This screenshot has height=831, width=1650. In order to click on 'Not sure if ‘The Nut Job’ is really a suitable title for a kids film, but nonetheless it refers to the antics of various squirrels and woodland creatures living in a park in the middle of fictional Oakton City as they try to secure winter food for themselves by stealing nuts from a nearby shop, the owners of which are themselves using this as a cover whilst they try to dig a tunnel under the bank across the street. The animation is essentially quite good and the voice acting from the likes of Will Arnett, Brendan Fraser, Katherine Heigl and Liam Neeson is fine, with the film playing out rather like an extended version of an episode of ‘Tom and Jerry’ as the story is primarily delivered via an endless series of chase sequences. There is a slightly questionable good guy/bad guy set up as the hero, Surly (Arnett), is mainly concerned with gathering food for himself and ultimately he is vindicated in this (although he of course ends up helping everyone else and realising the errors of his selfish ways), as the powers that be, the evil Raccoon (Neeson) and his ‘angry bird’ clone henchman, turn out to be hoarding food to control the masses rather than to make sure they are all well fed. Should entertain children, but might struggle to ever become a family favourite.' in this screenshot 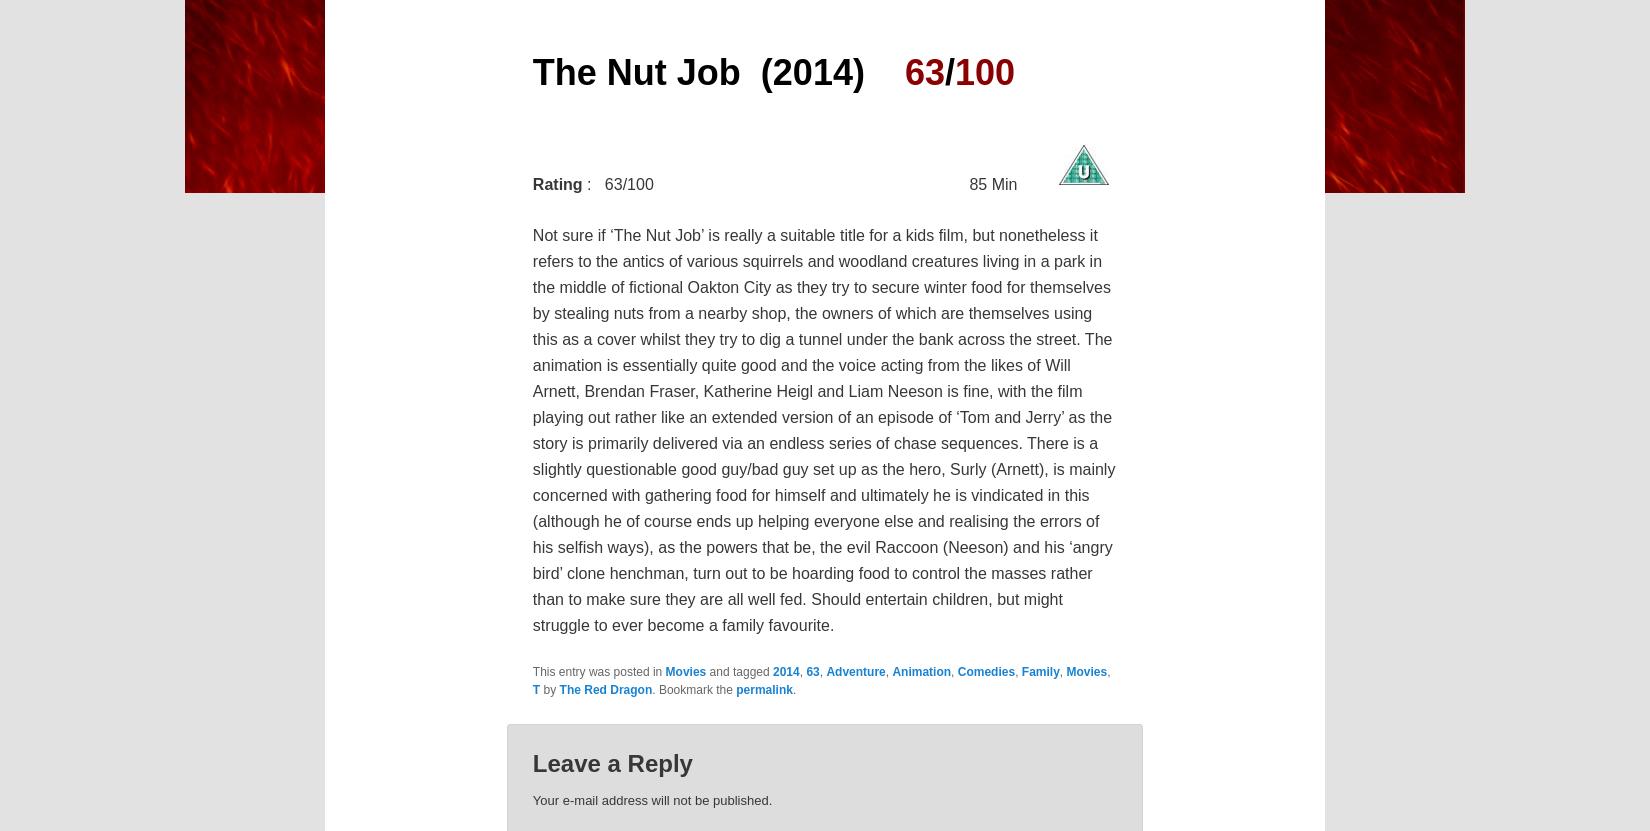, I will do `click(822, 429)`.